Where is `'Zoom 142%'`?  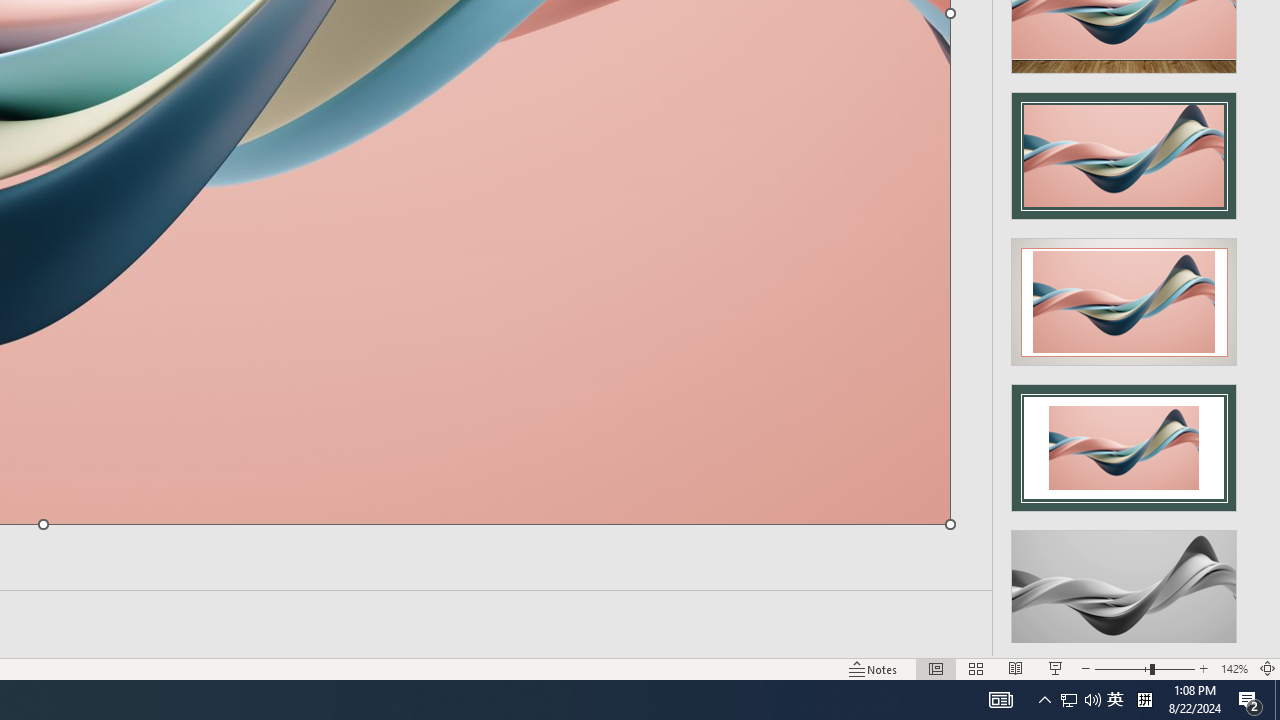 'Zoom 142%' is located at coordinates (1233, 669).